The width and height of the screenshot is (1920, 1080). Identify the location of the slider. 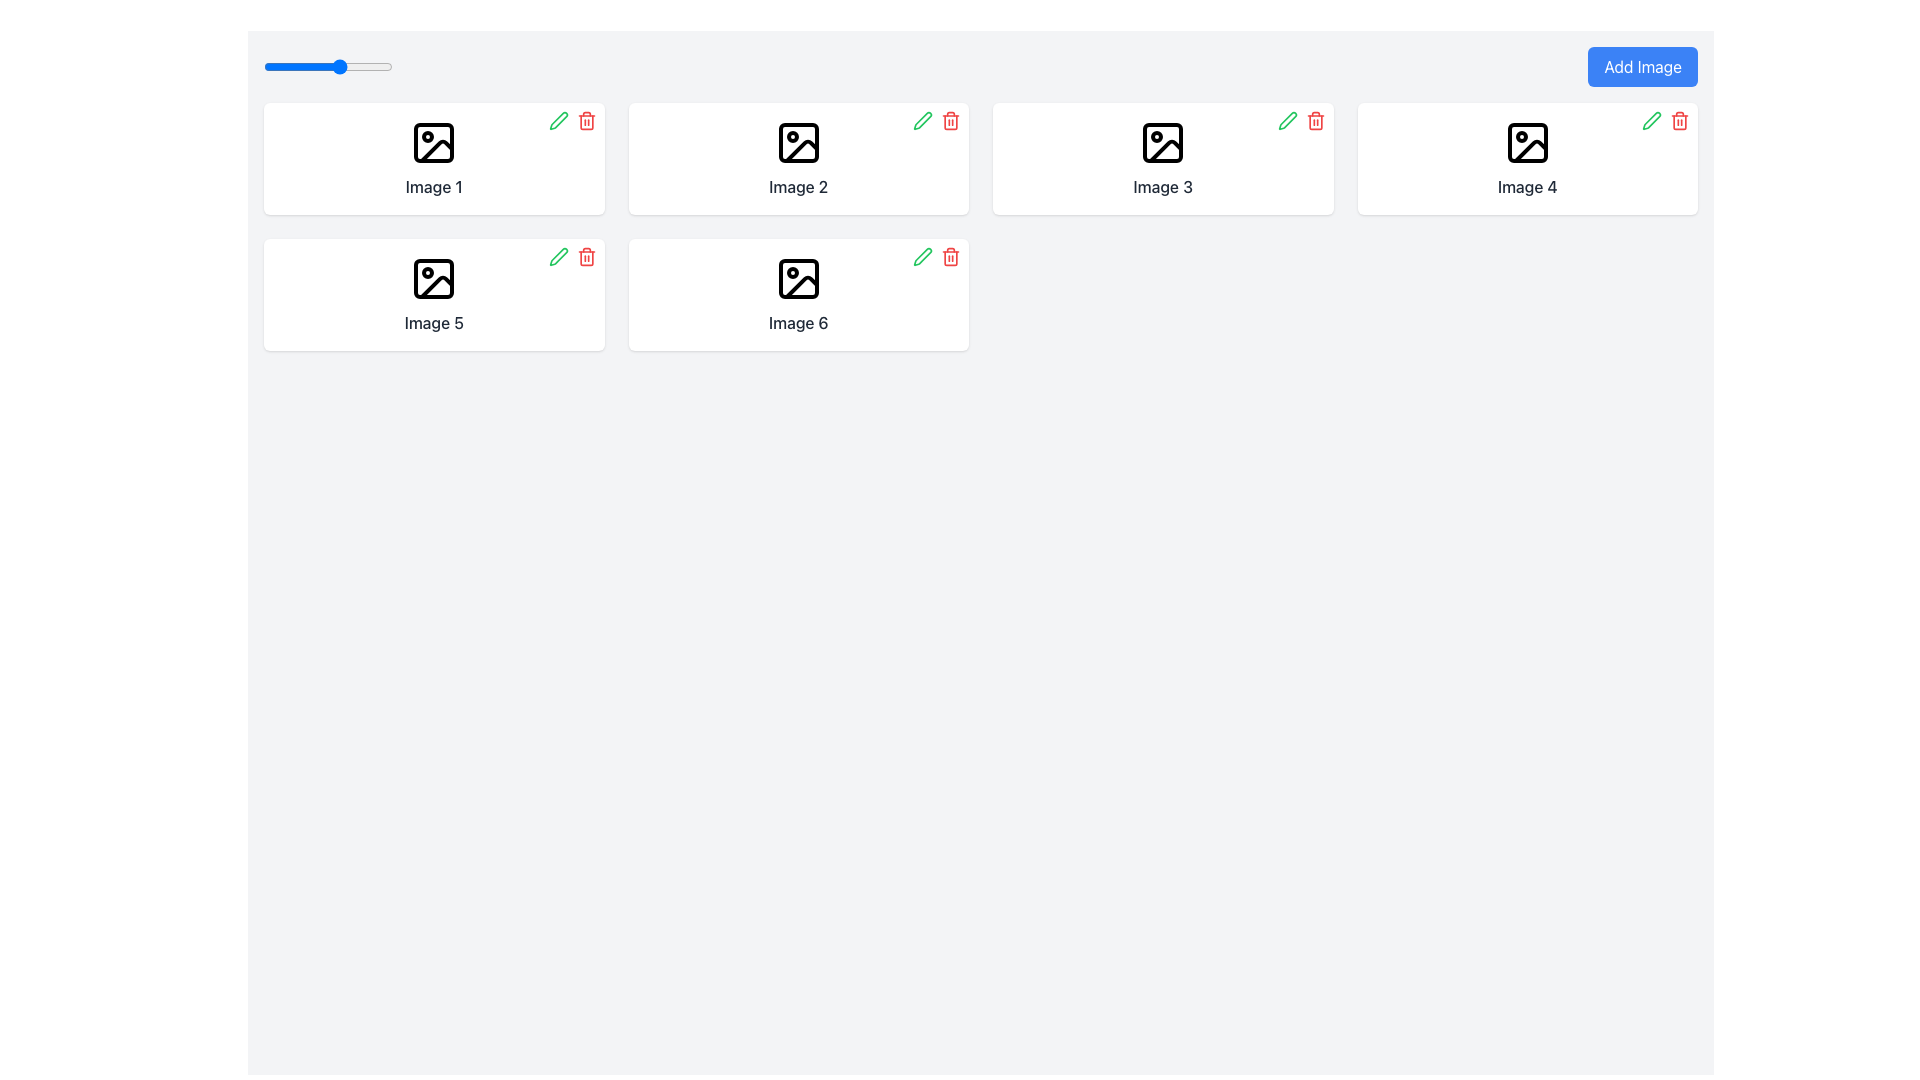
(288, 65).